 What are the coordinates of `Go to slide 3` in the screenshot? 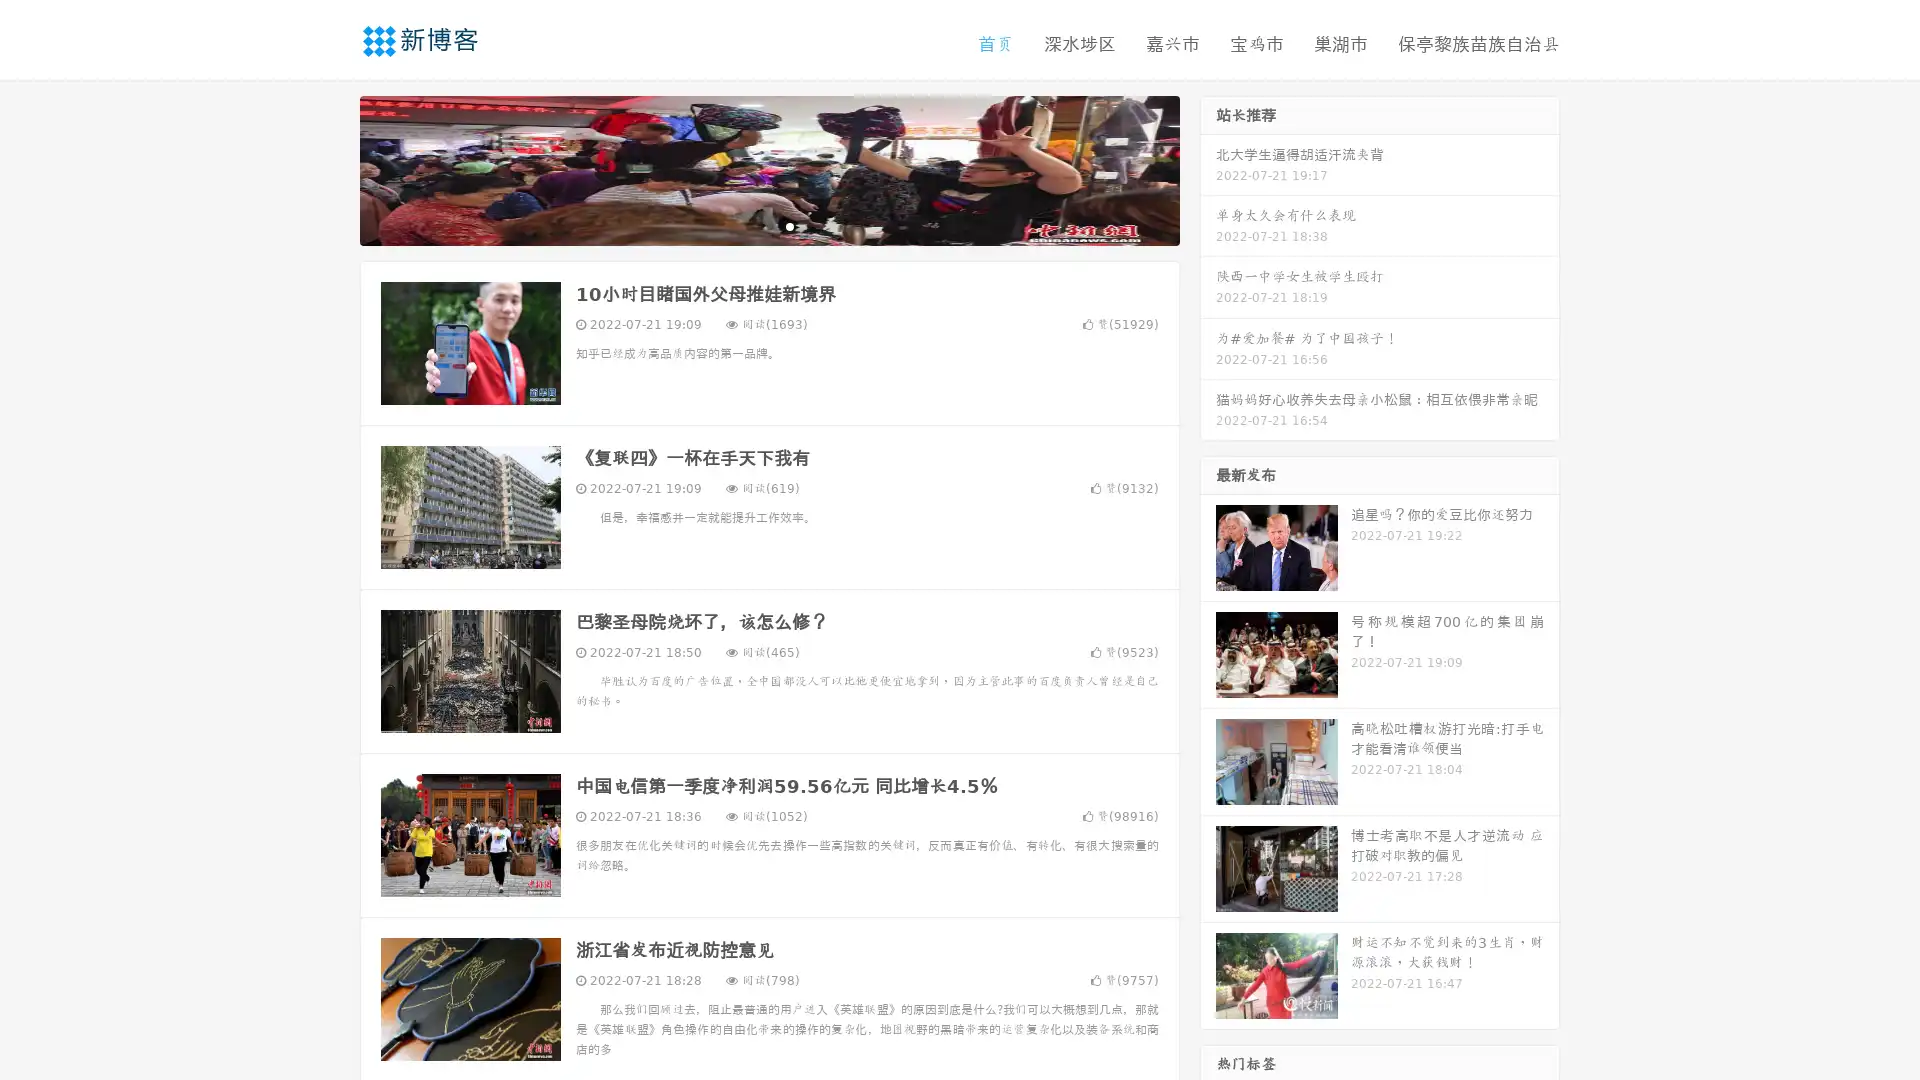 It's located at (789, 225).